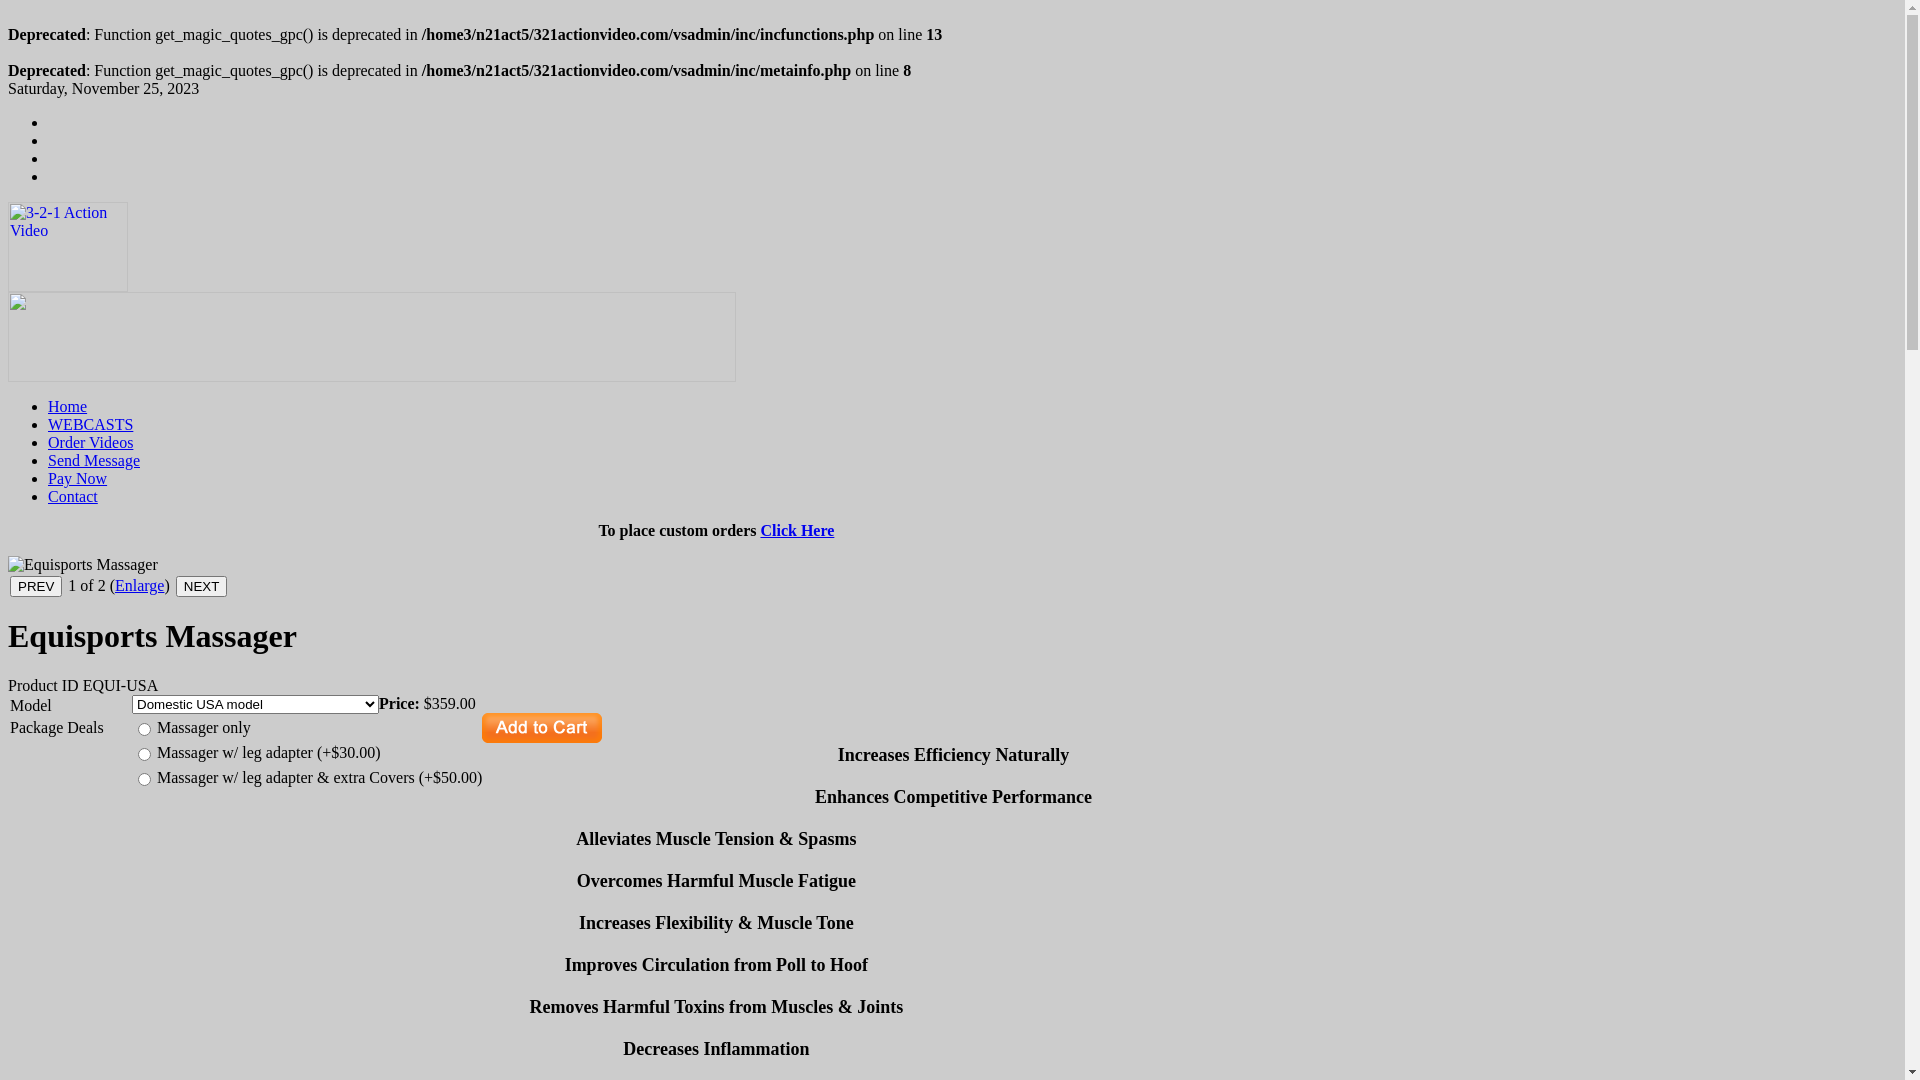 This screenshot has width=1920, height=1080. Describe the element at coordinates (143, 754) in the screenshot. I see `'148'` at that location.